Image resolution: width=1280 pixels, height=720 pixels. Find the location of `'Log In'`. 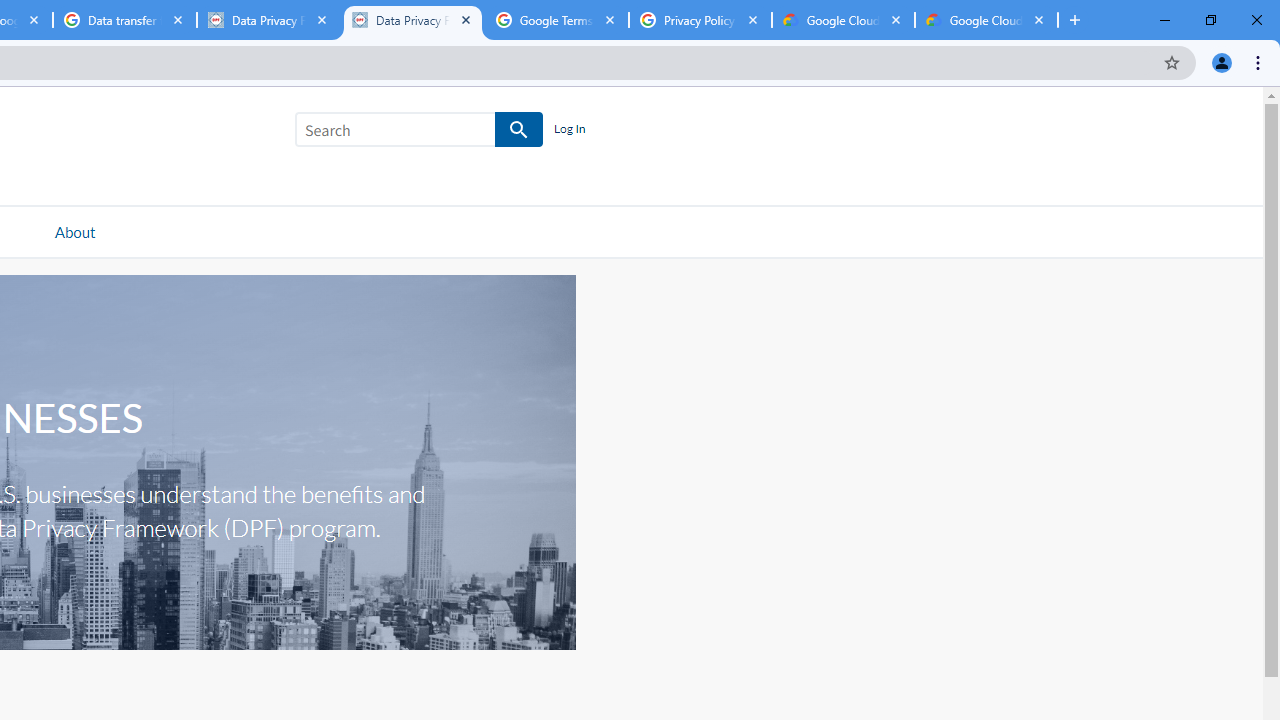

'Log In' is located at coordinates (568, 129).